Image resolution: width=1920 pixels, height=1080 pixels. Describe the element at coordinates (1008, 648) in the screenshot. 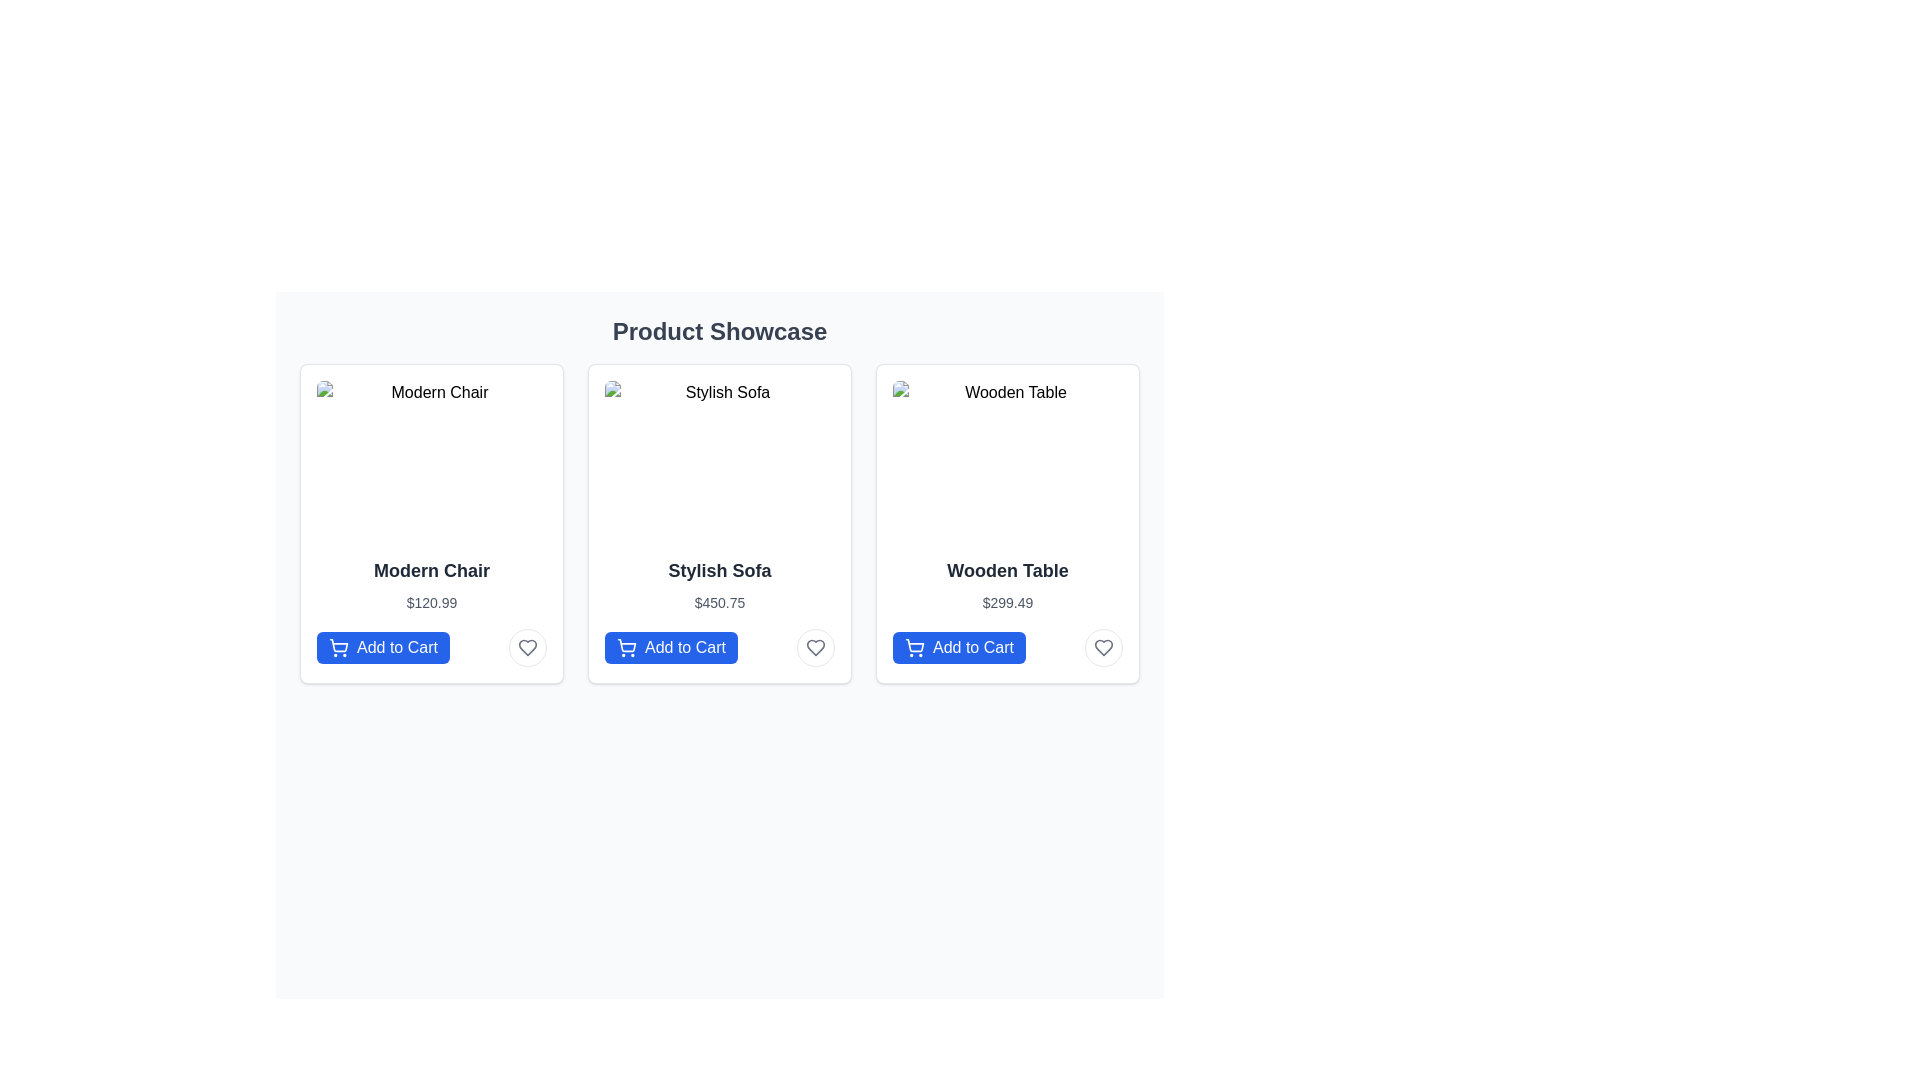

I see `the 'Add to Cart' button, which is a rectangular blue button with white text and a shopping cart icon, located at the bottom section of the product card for 'Wooden Table'` at that location.